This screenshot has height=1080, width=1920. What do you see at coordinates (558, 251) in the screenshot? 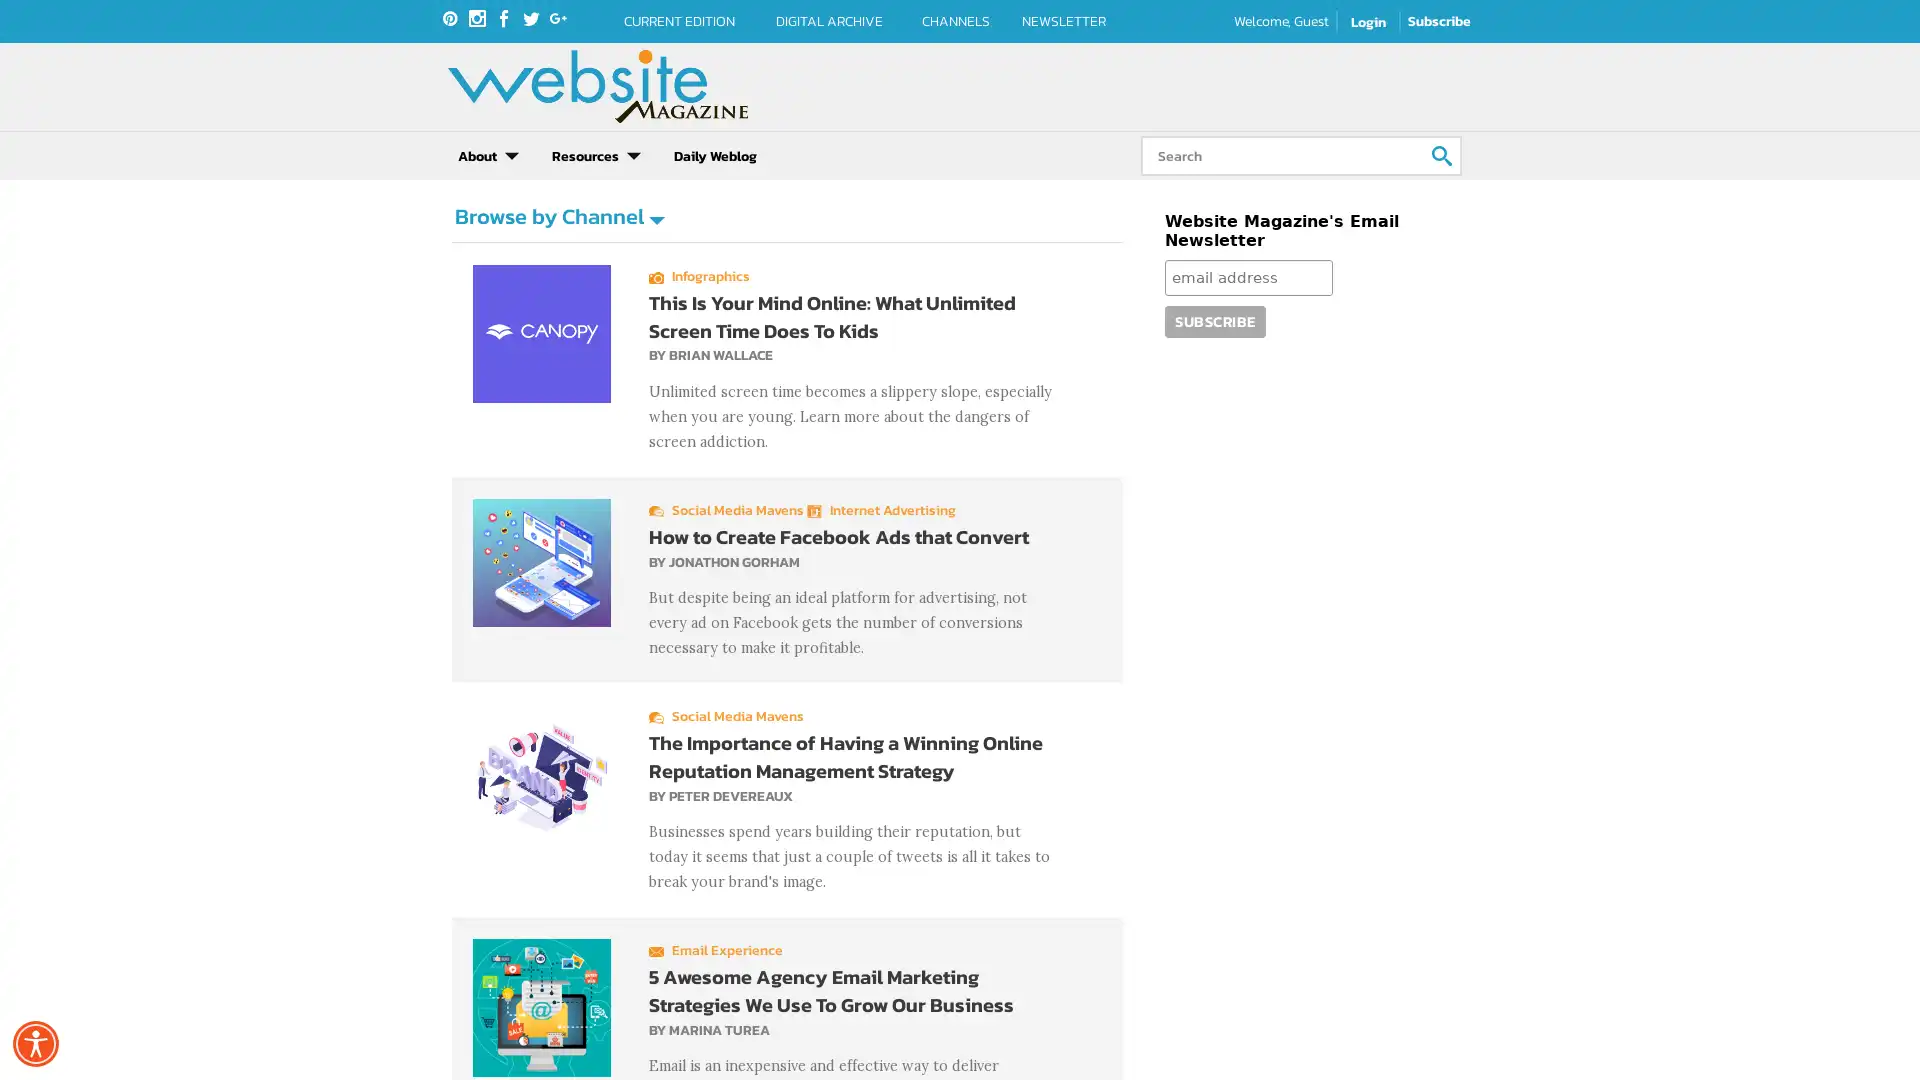
I see `Browse by Channel` at bounding box center [558, 251].